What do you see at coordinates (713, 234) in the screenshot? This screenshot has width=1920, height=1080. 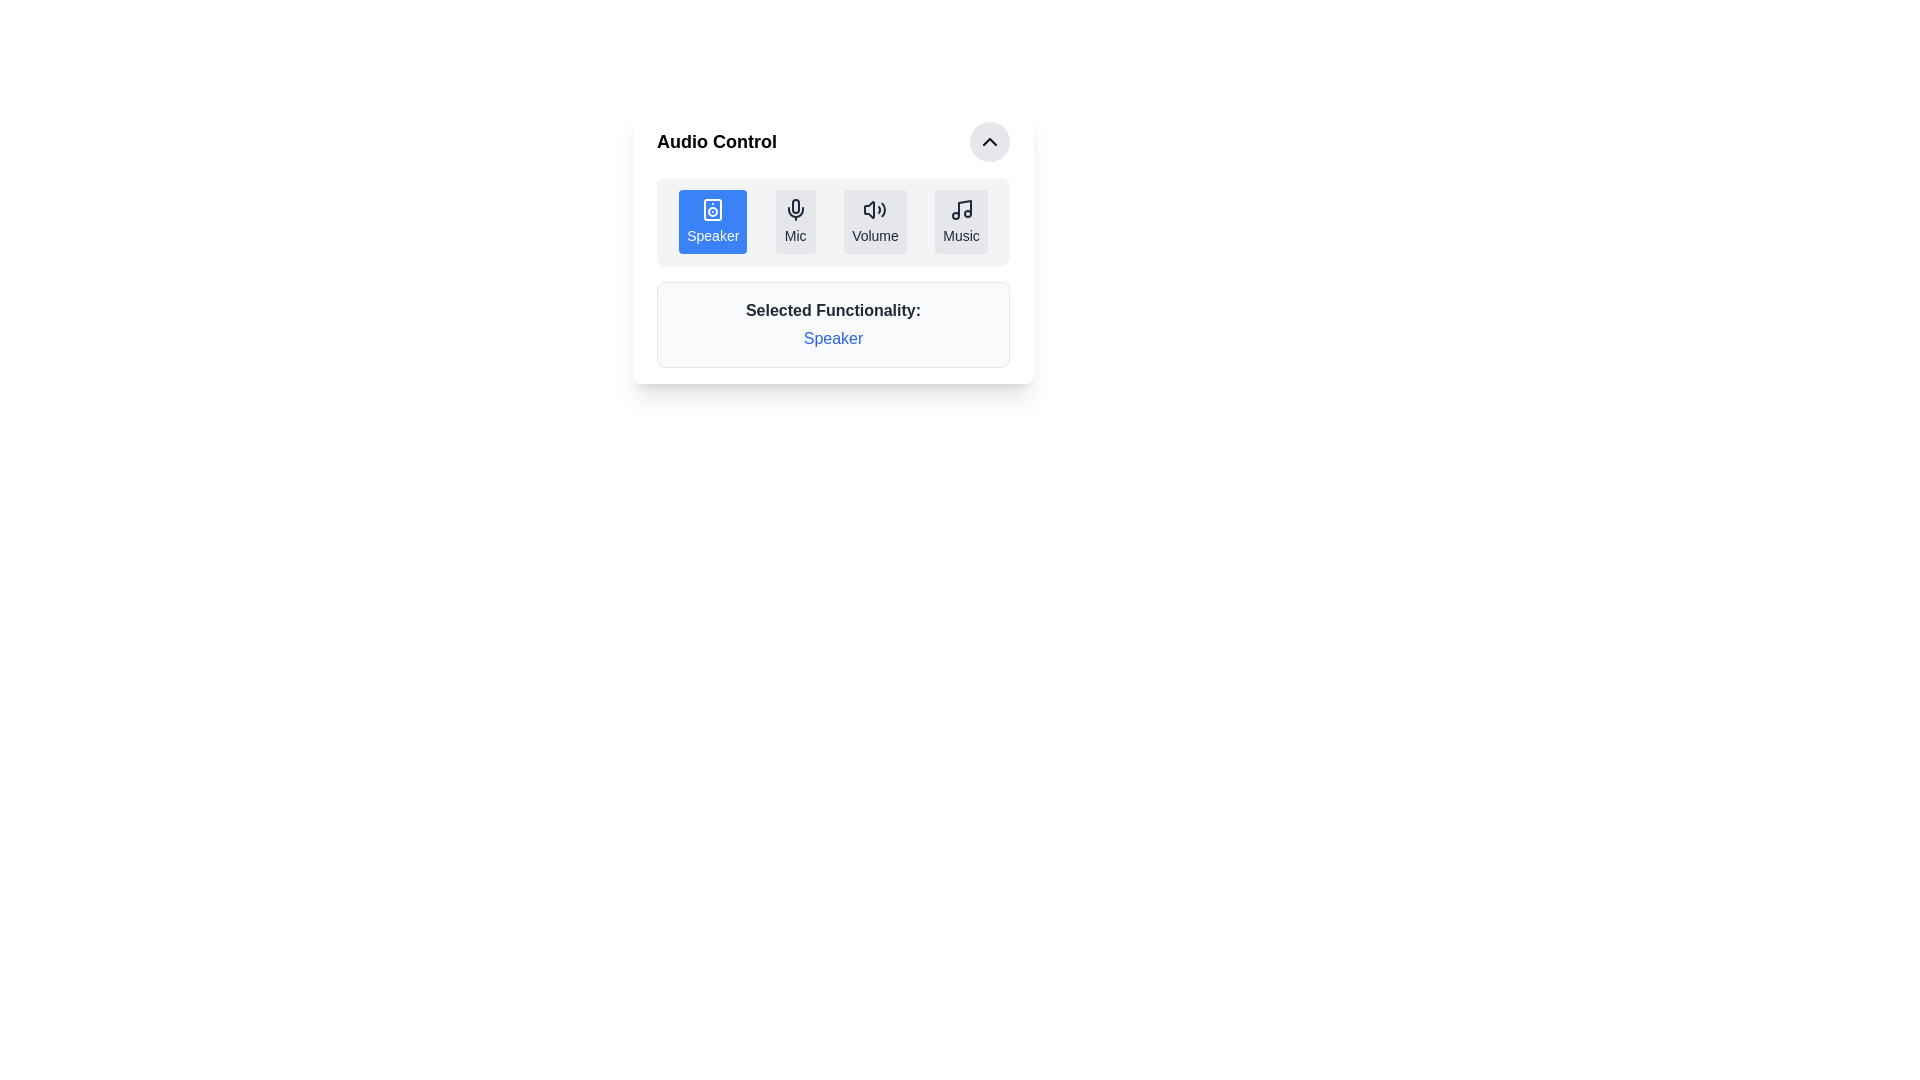 I see `the 'Speaker' text label located beneath the speaker icon within the blue rectangular button in the 'Audio Control' panel` at bounding box center [713, 234].